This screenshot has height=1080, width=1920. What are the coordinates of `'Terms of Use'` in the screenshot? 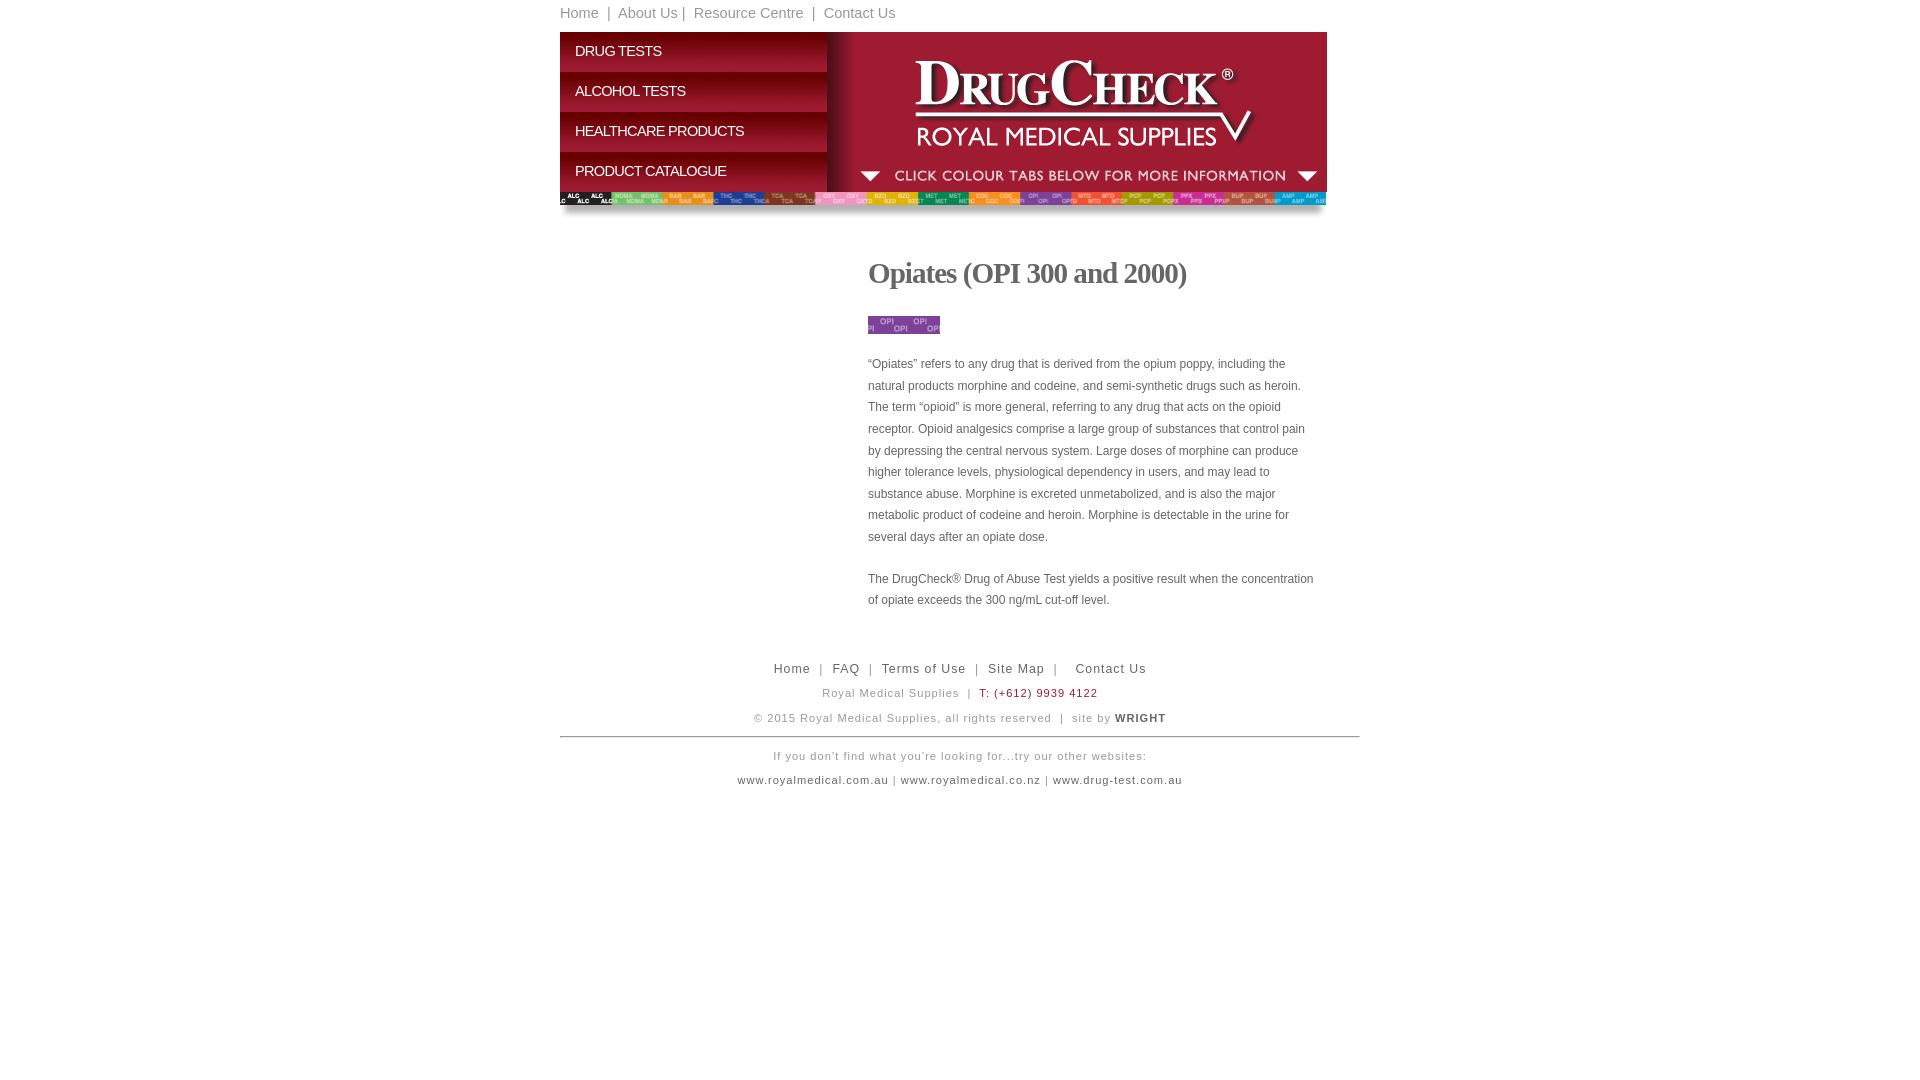 It's located at (923, 668).